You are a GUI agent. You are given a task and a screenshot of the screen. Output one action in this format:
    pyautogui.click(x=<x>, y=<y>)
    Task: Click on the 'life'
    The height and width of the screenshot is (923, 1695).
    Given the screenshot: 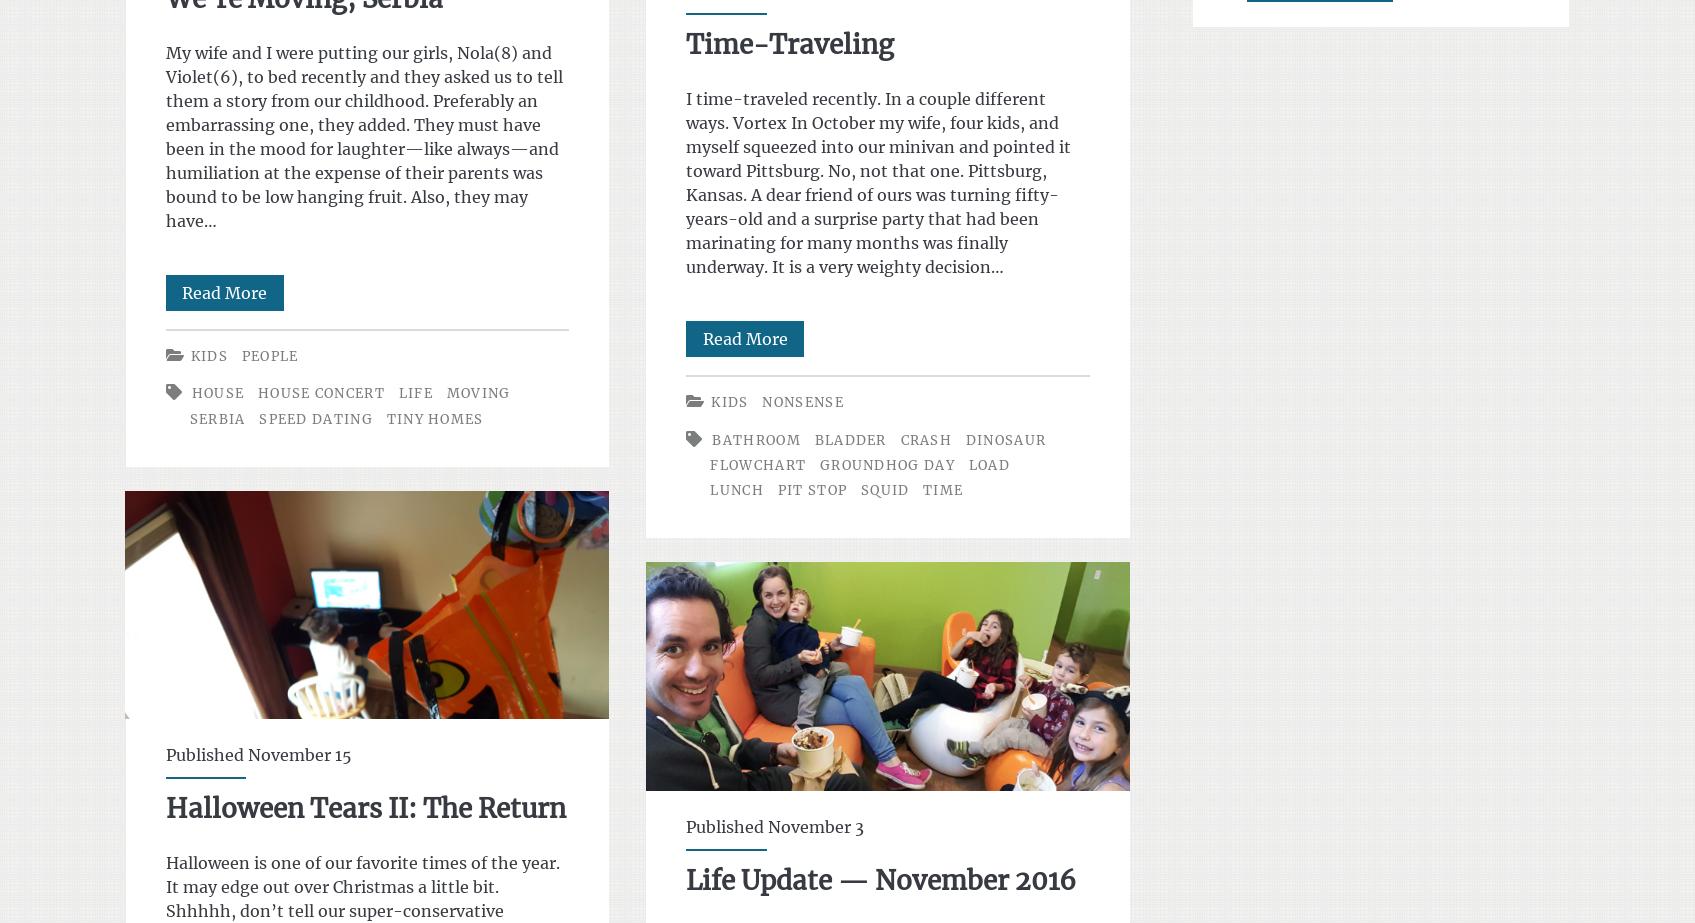 What is the action you would take?
    pyautogui.click(x=414, y=393)
    